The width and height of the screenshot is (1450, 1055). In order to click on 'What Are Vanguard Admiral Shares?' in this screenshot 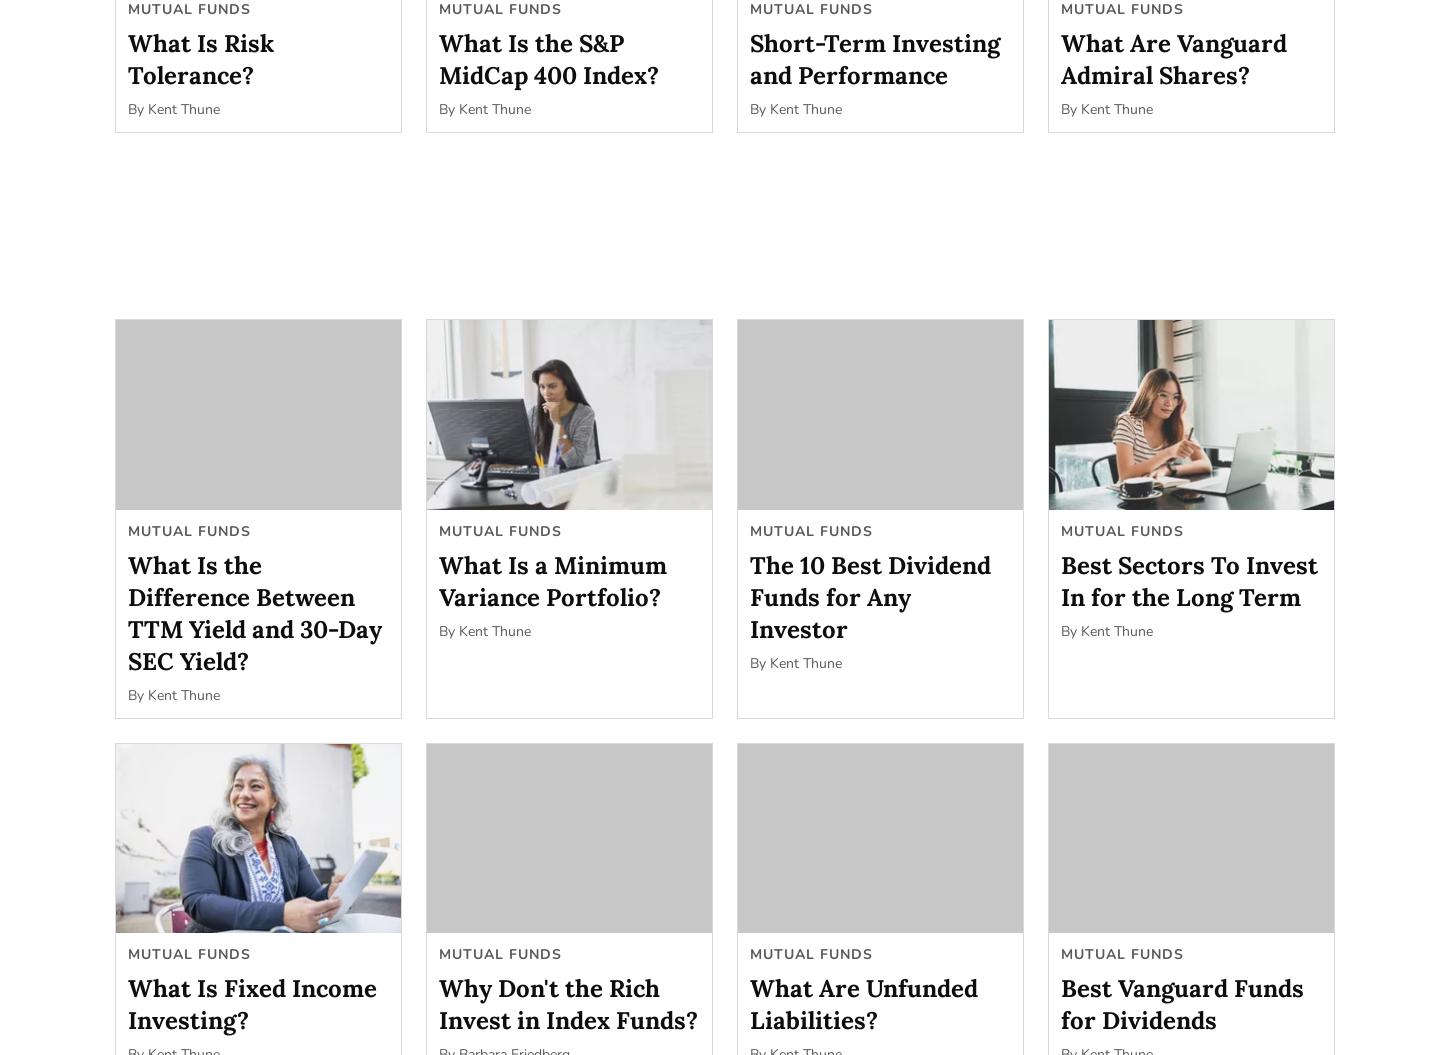, I will do `click(1173, 58)`.